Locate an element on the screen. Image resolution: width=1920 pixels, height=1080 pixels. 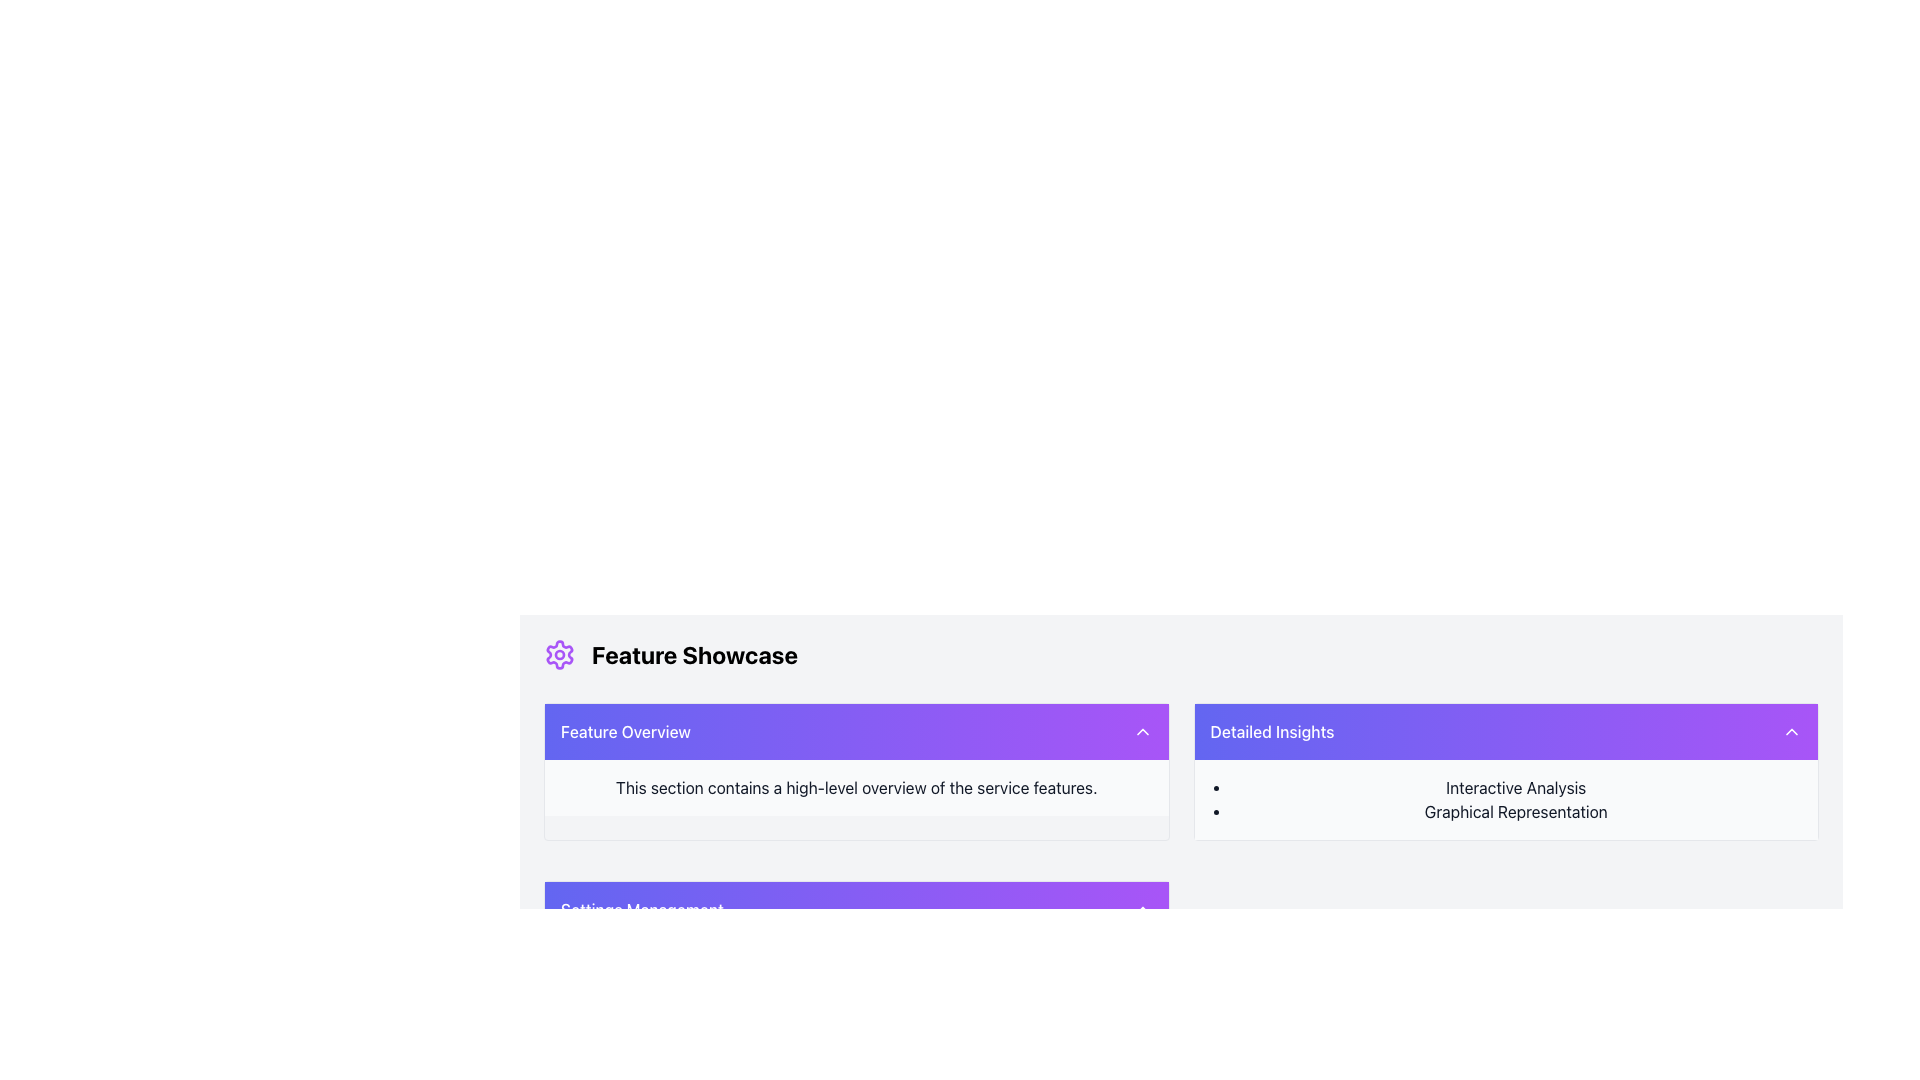
the upward chevron icon located at the far right end of the 'Detailed Insights' section header is located at coordinates (1791, 732).